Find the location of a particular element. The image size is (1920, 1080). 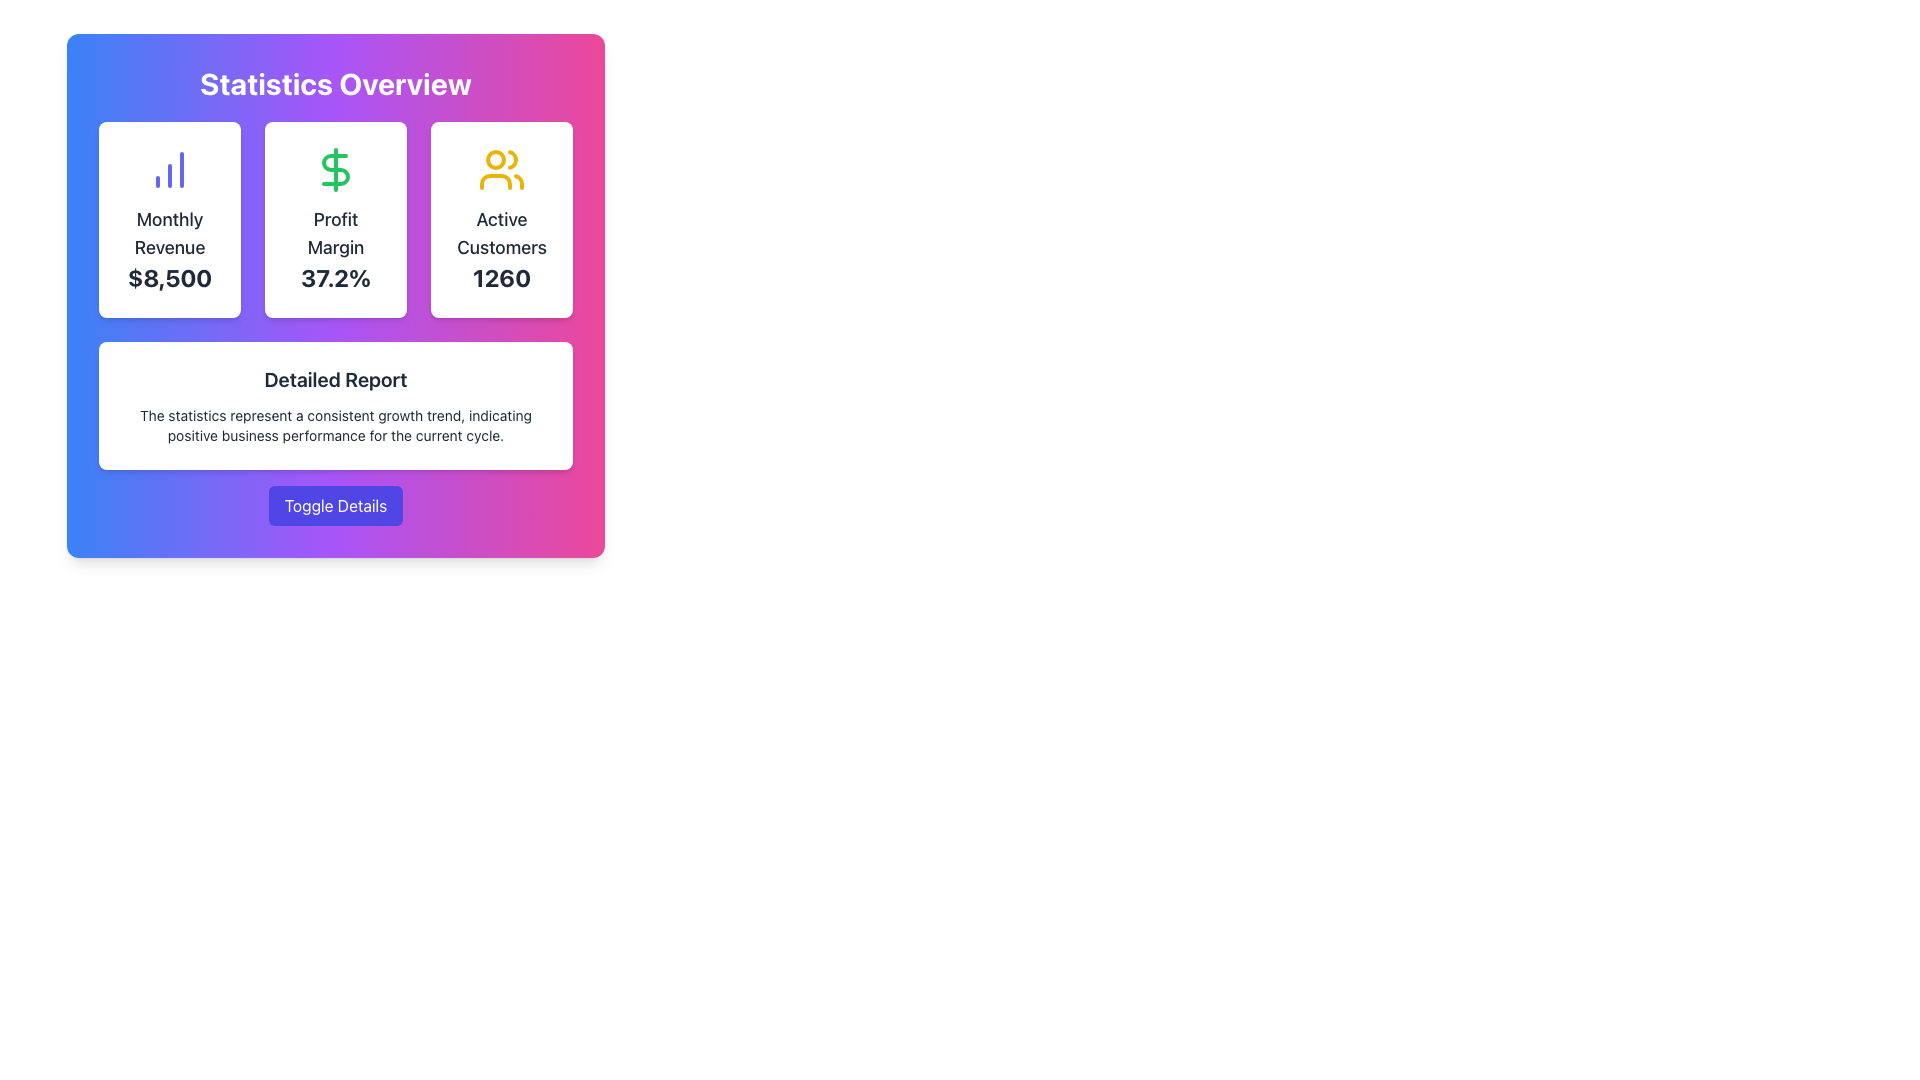

the green dollar sign icon located in the center of the 'Profit Margin 37.2%' section, which is visually above the text 'Profit Margin' and '37.2%' is located at coordinates (336, 168).